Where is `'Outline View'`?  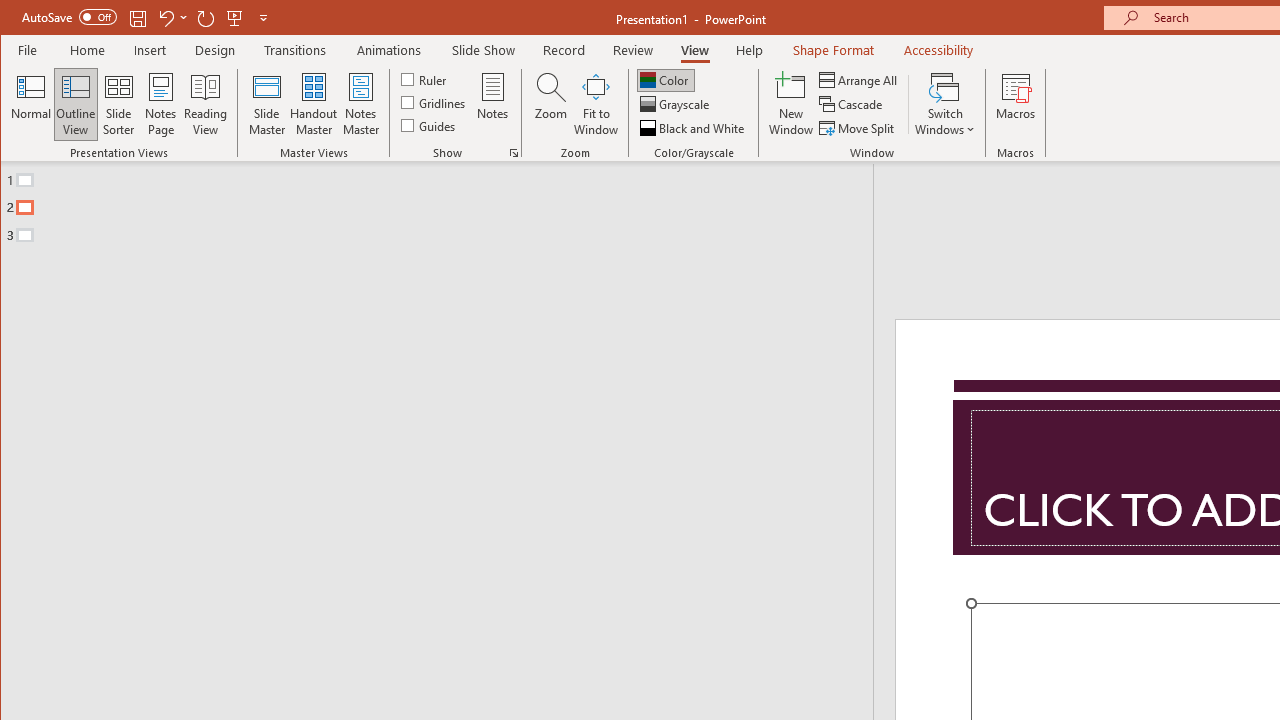
'Outline View' is located at coordinates (76, 104).